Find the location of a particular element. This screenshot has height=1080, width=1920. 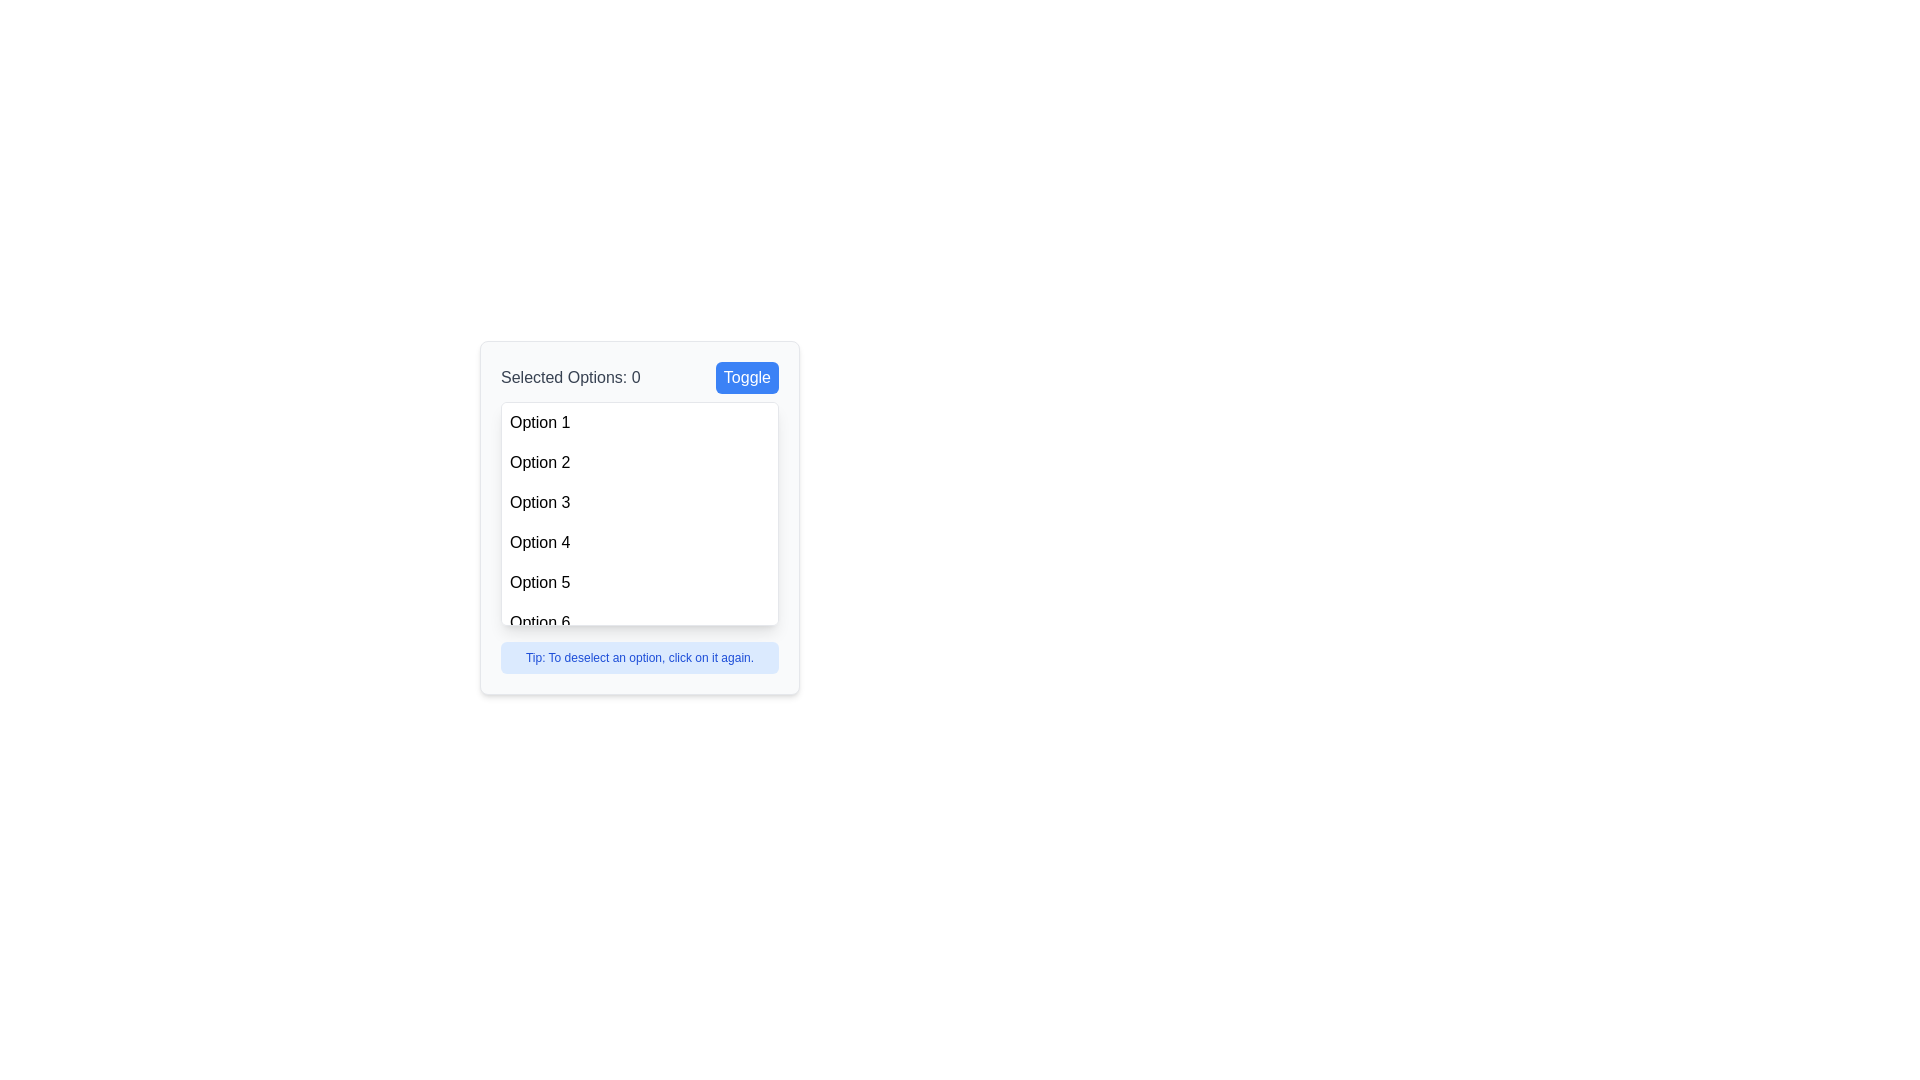

the text label that displays 'Option 5', which is the fifth option in a dropdown list is located at coordinates (540, 582).